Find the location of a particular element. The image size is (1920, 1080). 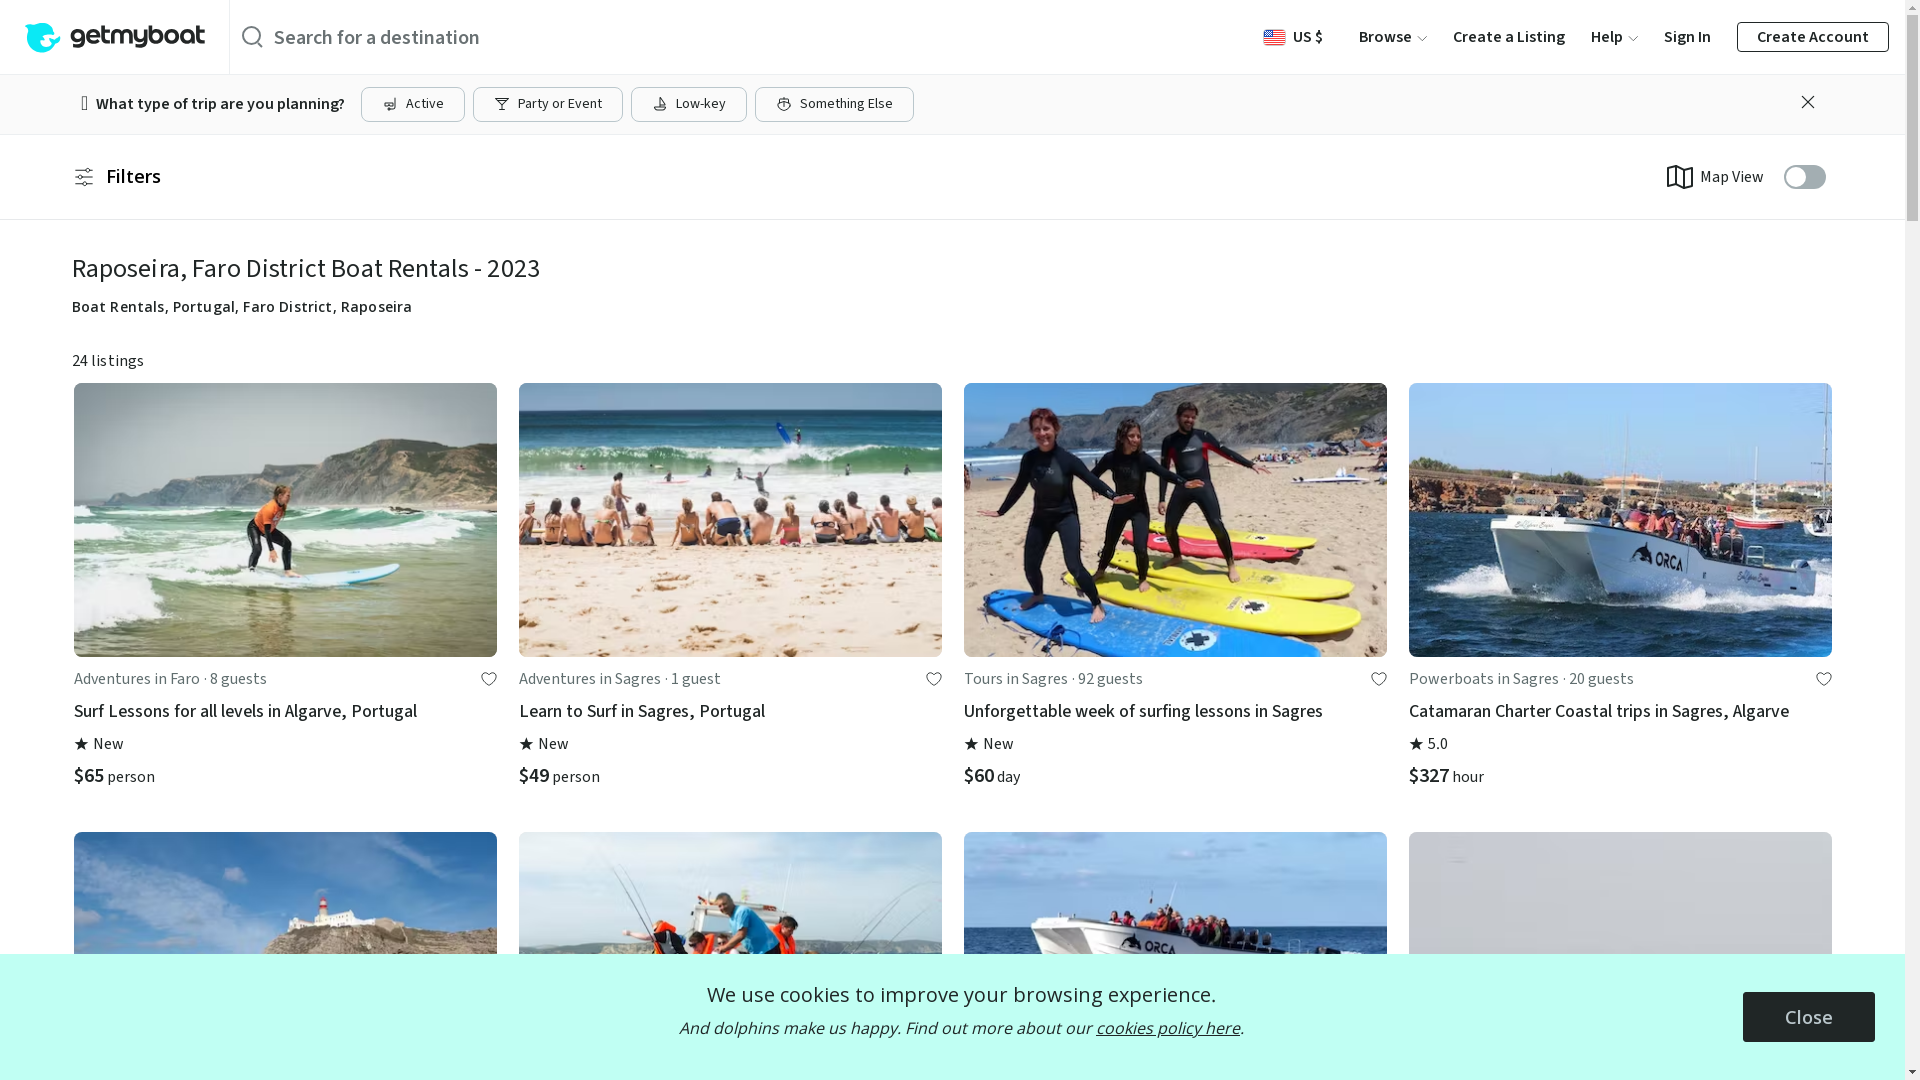

'Something Else' is located at coordinates (834, 104).